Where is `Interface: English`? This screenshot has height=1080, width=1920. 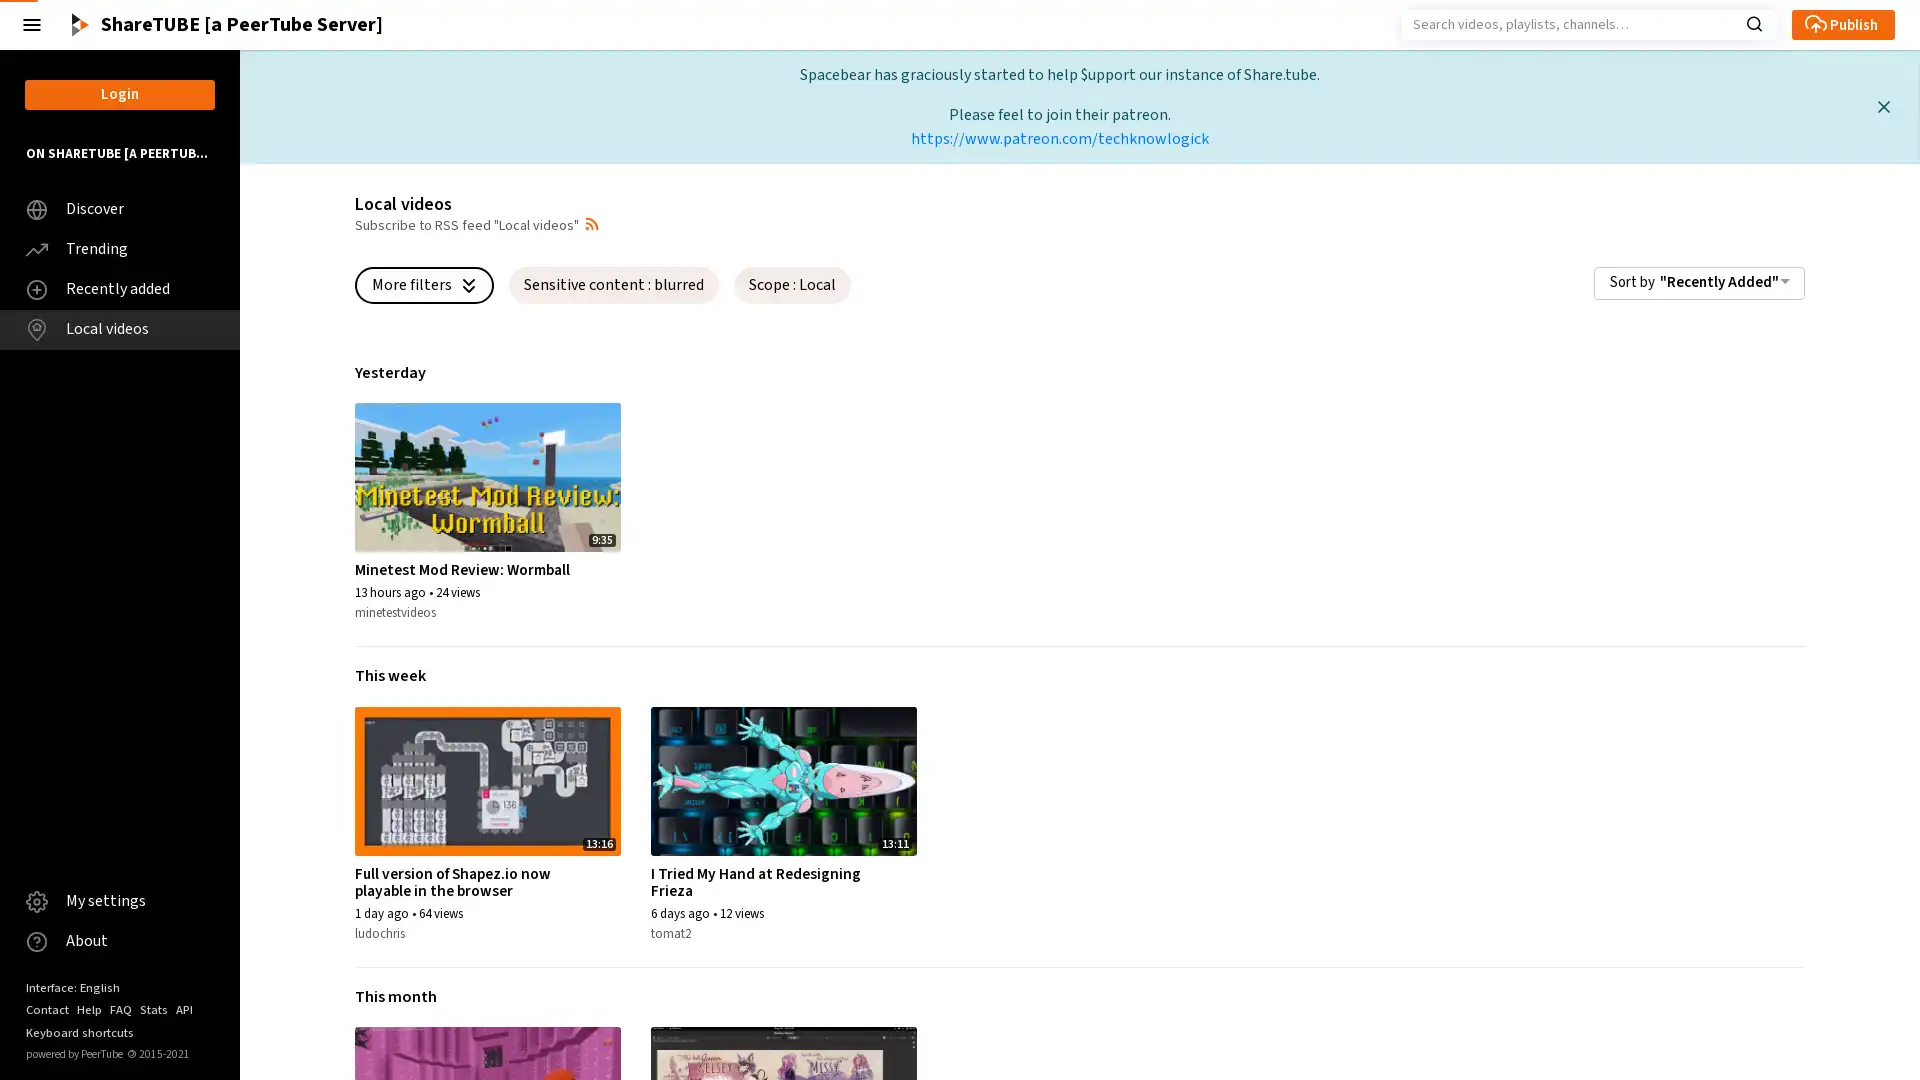 Interface: English is located at coordinates (72, 986).